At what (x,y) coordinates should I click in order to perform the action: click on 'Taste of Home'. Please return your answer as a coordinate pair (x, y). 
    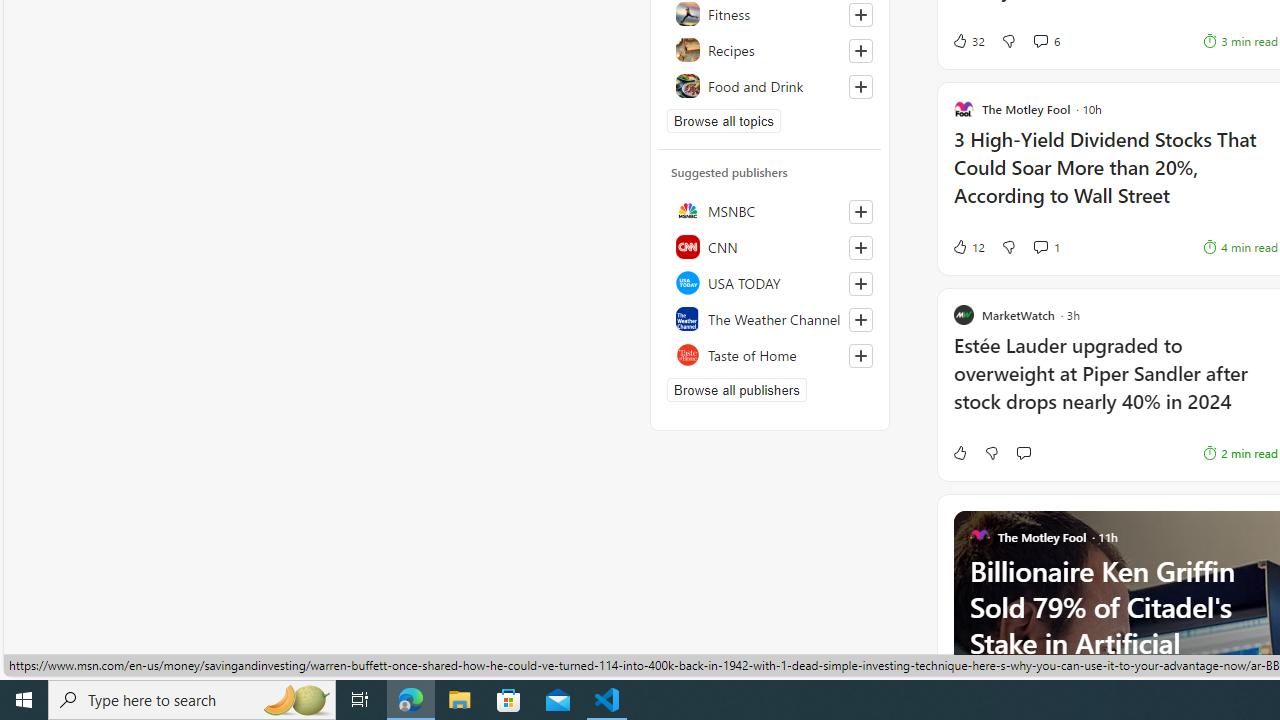
    Looking at the image, I should click on (769, 353).